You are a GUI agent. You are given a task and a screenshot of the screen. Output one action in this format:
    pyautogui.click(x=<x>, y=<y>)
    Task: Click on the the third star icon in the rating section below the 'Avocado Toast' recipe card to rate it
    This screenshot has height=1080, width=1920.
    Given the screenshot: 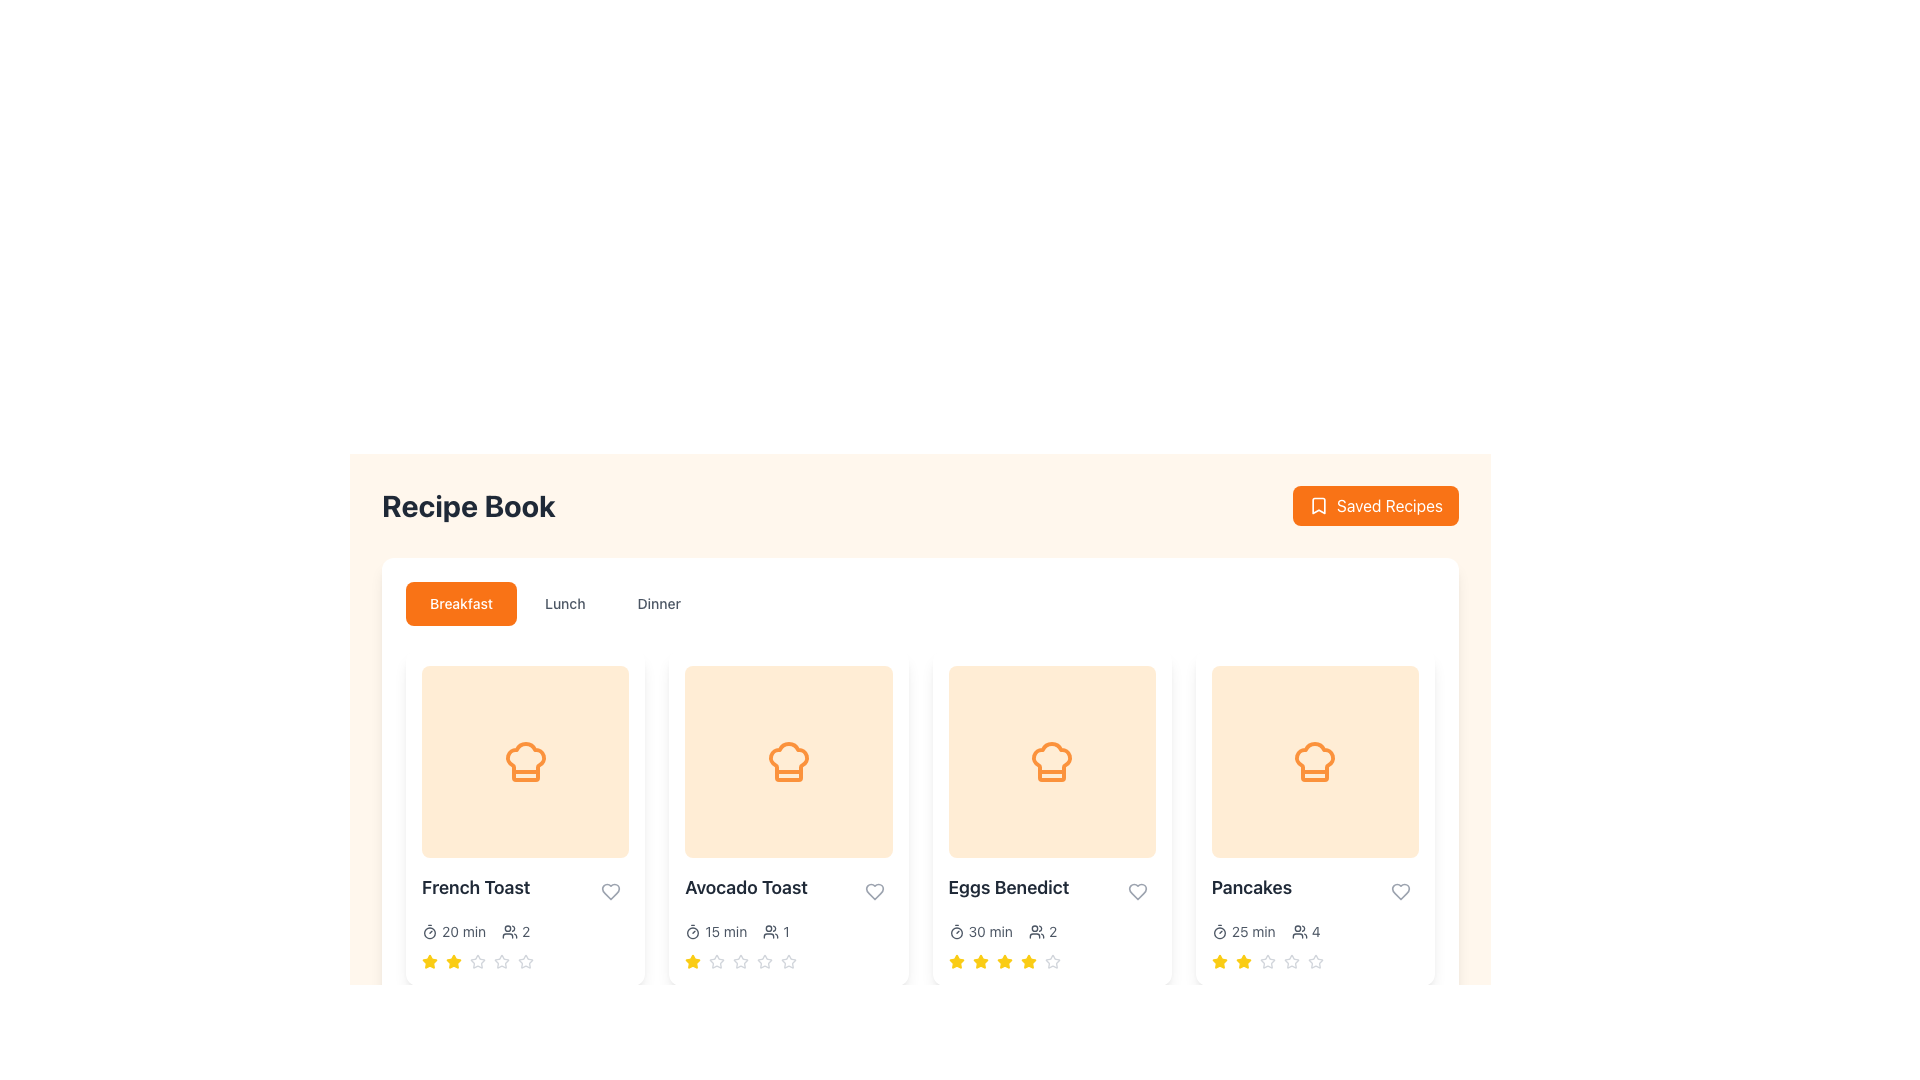 What is the action you would take?
    pyautogui.click(x=764, y=960)
    